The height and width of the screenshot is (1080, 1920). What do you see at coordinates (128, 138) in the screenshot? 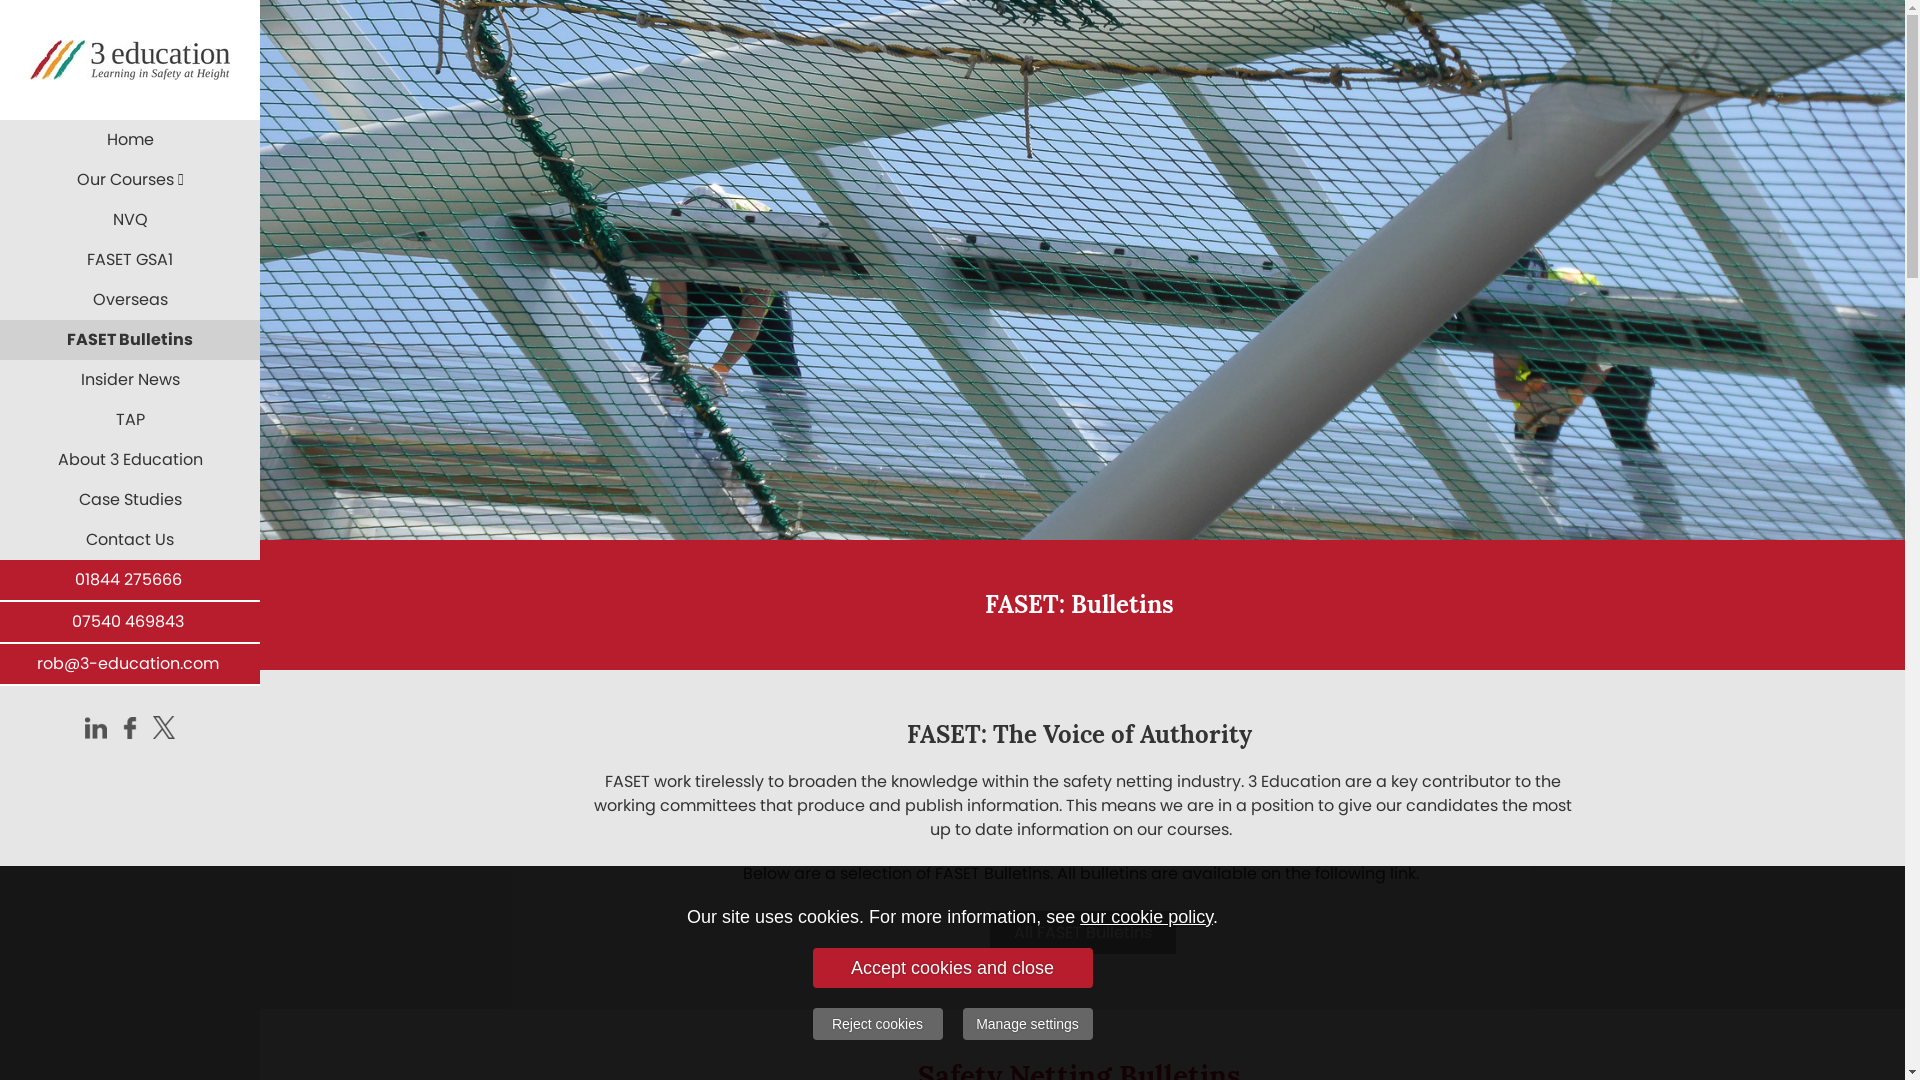
I see `'Home'` at bounding box center [128, 138].